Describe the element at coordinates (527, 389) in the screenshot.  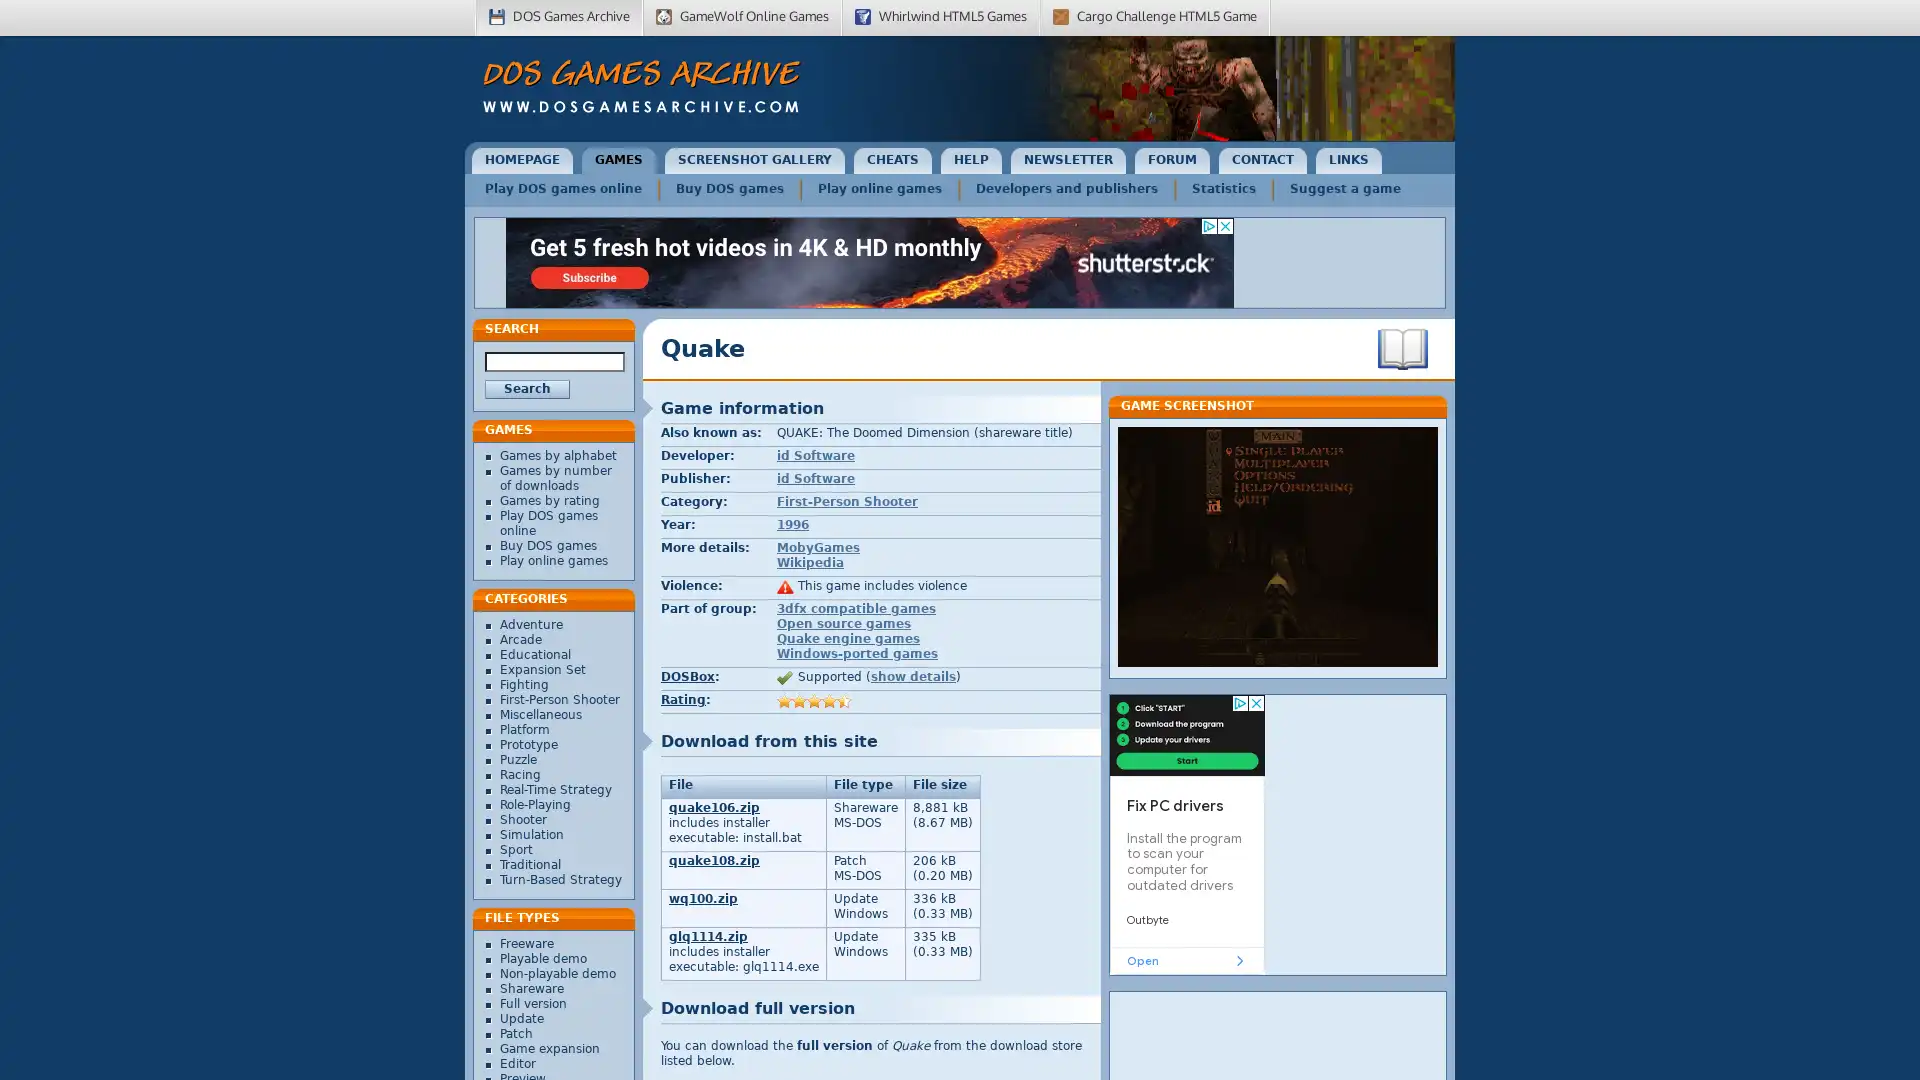
I see `Search` at that location.